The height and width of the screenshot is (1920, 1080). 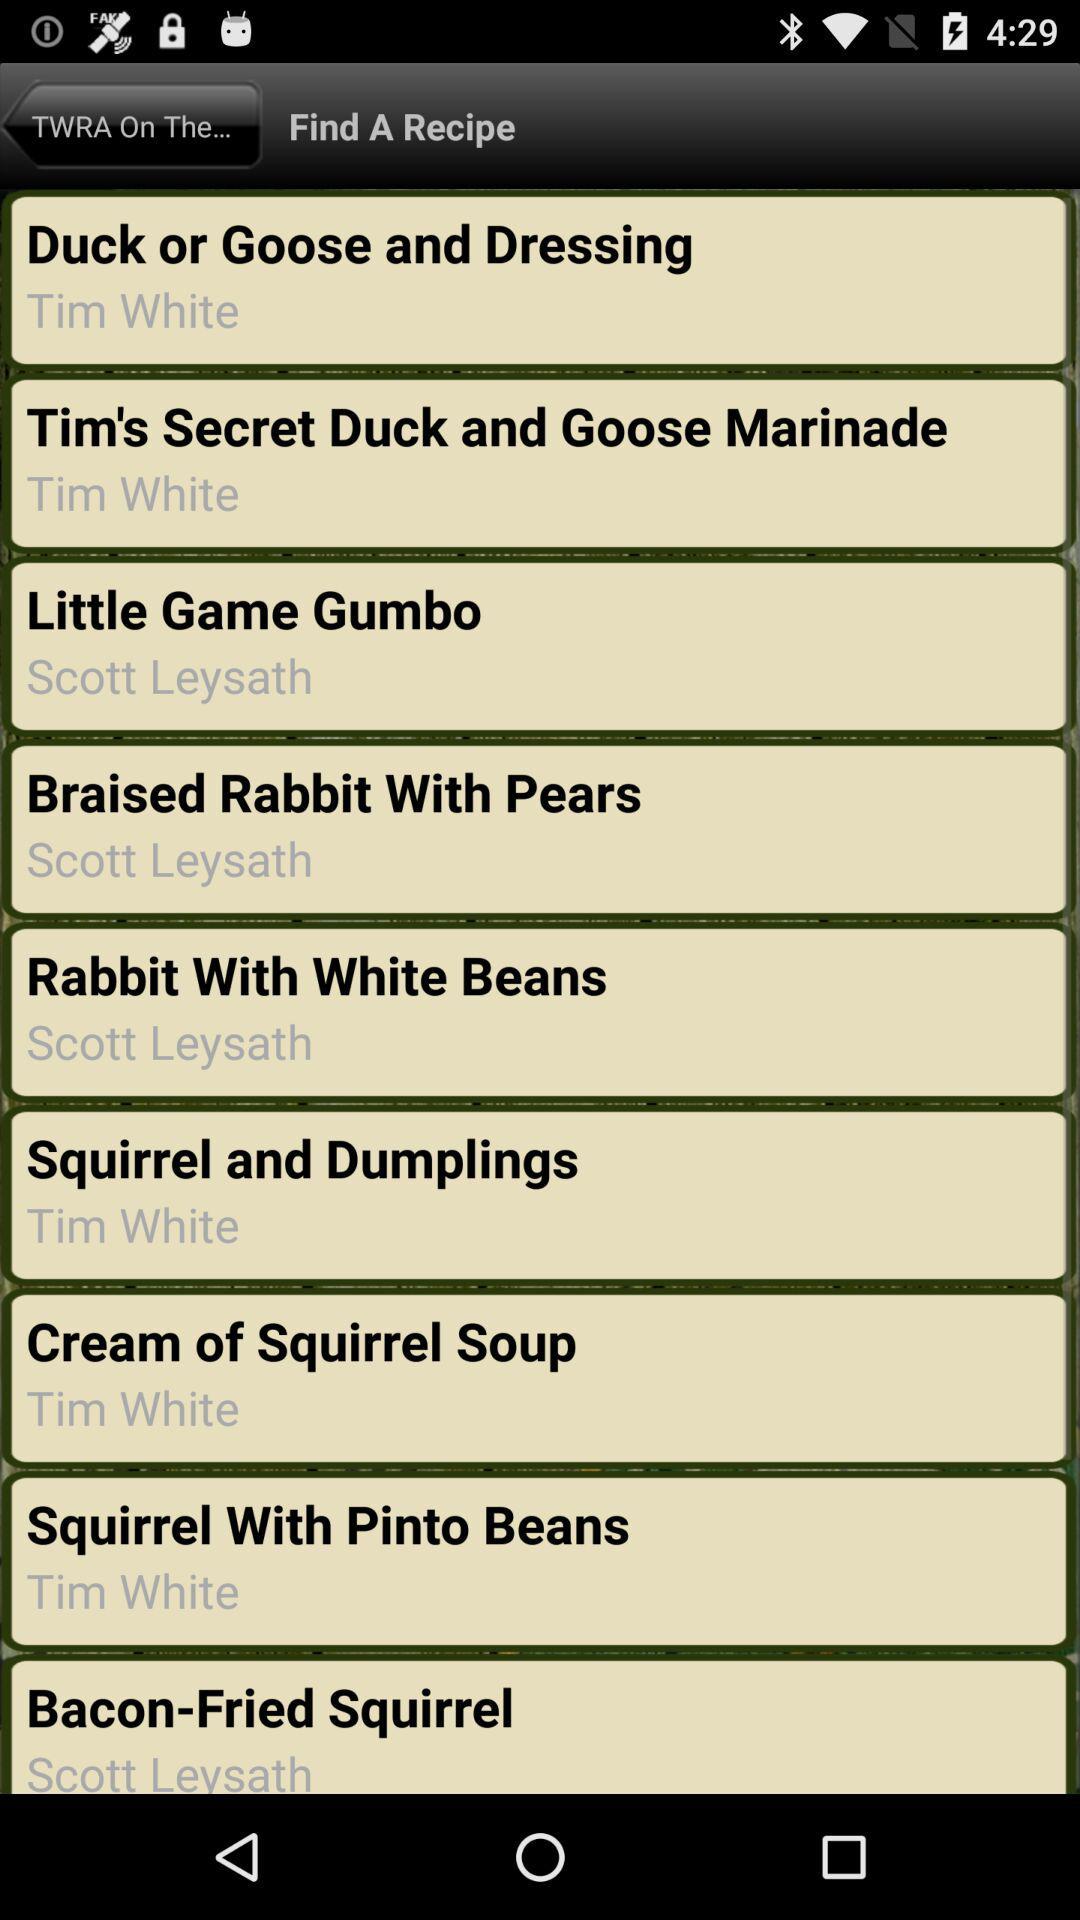 What do you see at coordinates (307, 1340) in the screenshot?
I see `cream of squirrel item` at bounding box center [307, 1340].